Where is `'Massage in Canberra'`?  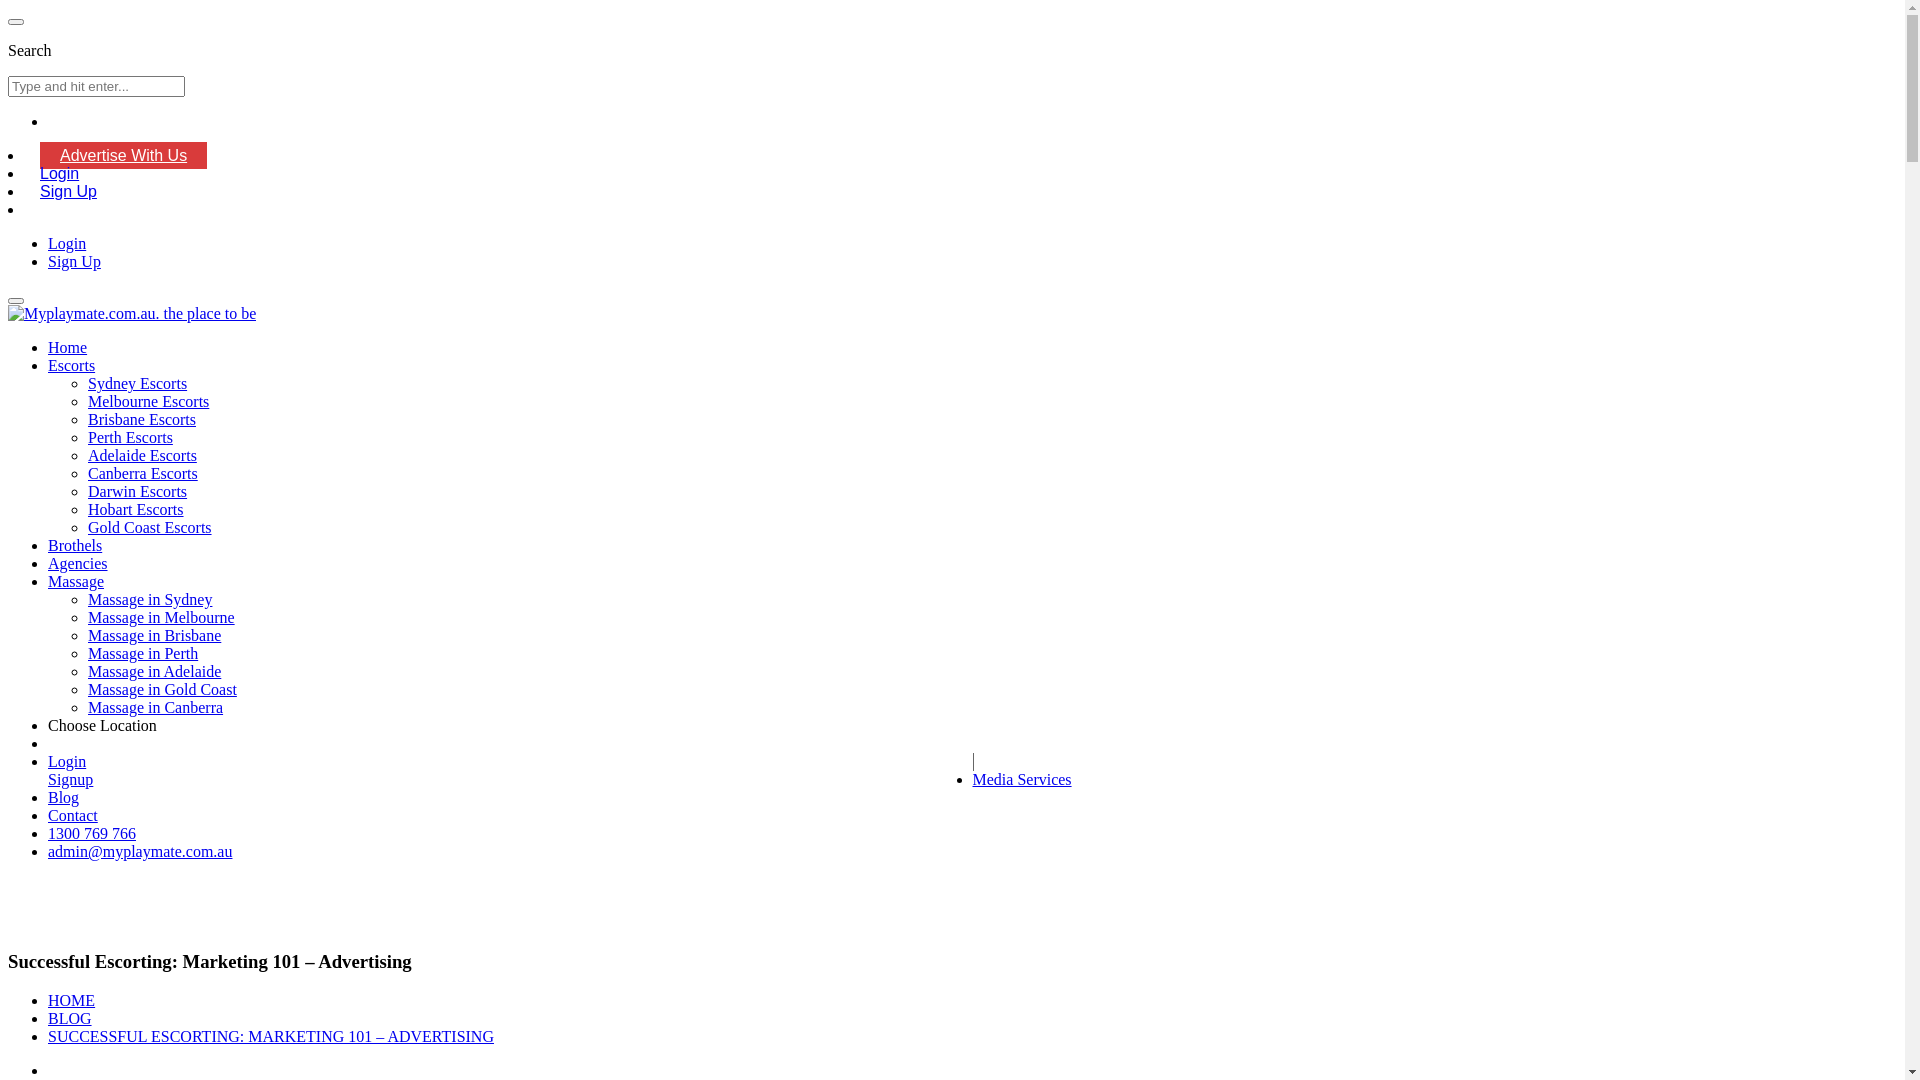
'Massage in Canberra' is located at coordinates (154, 706).